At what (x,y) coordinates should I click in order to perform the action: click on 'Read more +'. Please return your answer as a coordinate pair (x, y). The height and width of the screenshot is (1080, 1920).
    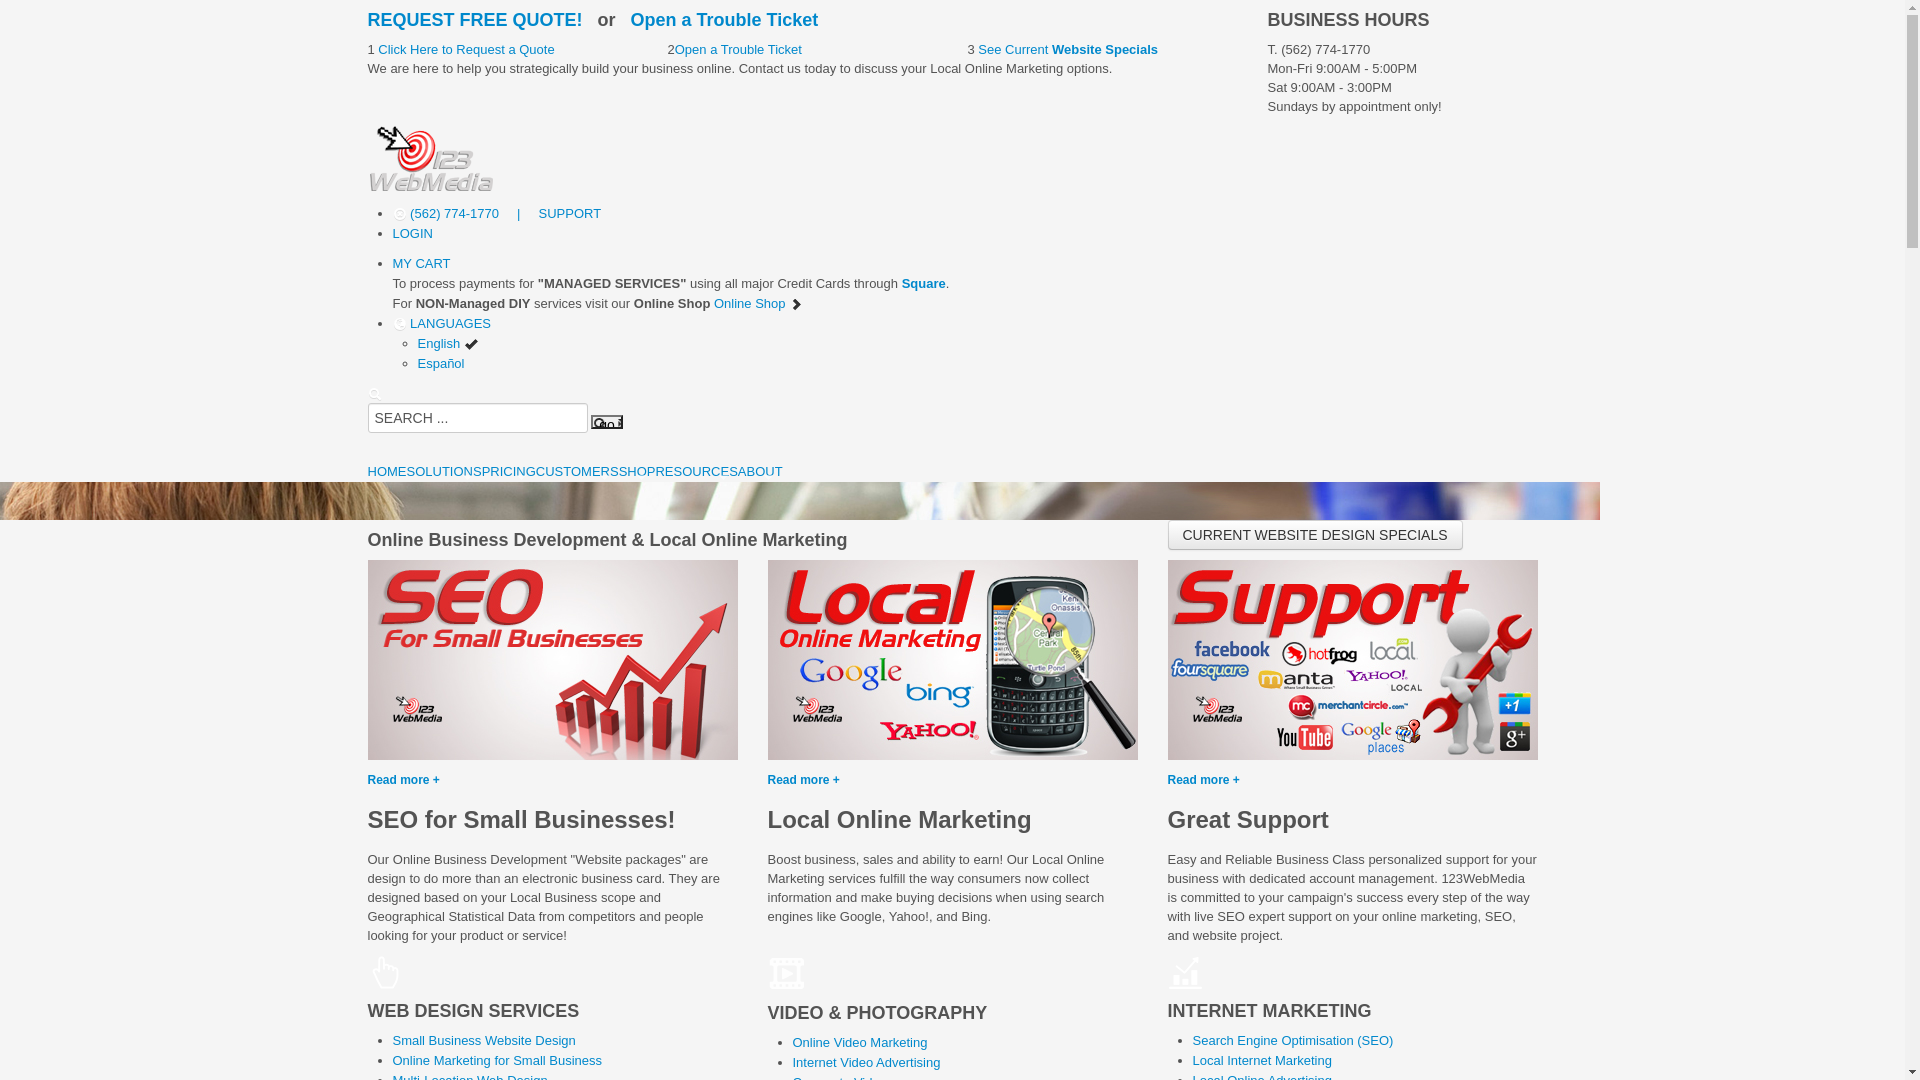
    Looking at the image, I should click on (552, 720).